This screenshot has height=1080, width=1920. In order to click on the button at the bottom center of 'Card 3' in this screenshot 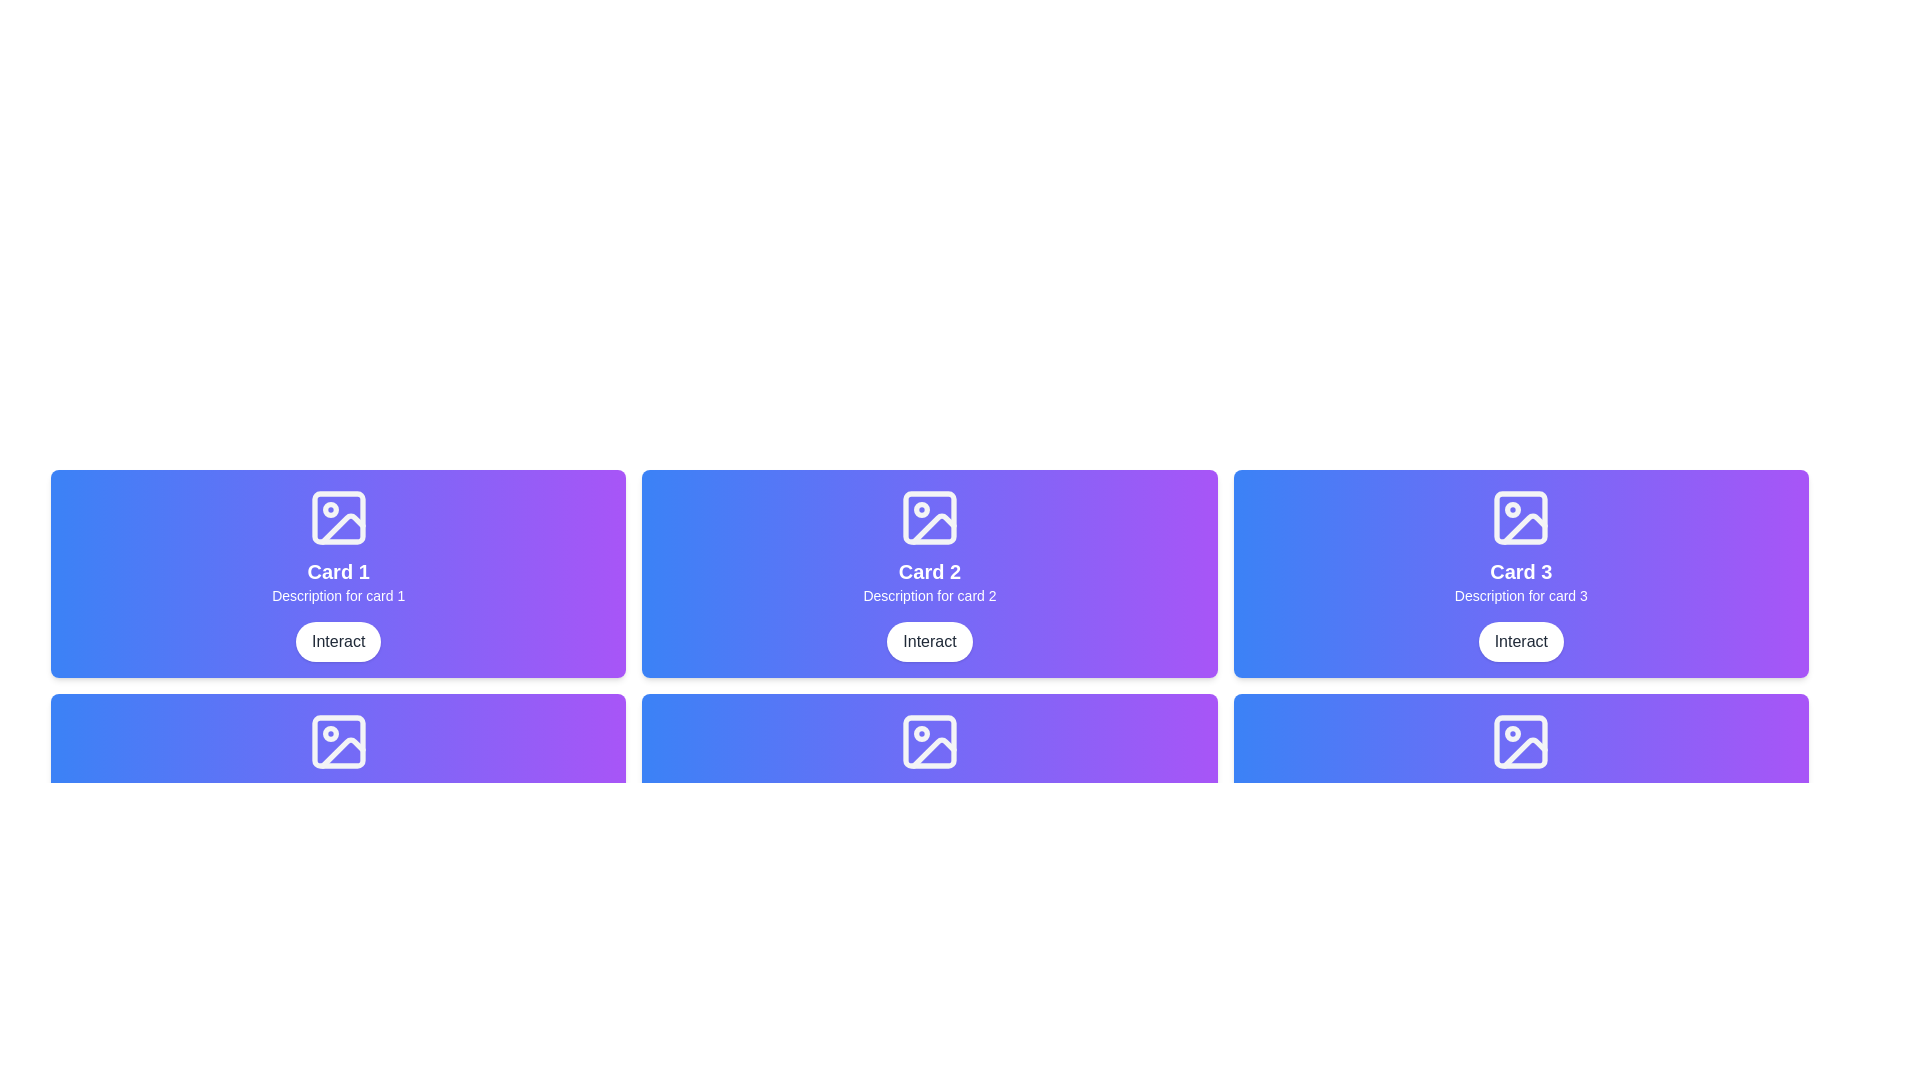, I will do `click(1520, 641)`.